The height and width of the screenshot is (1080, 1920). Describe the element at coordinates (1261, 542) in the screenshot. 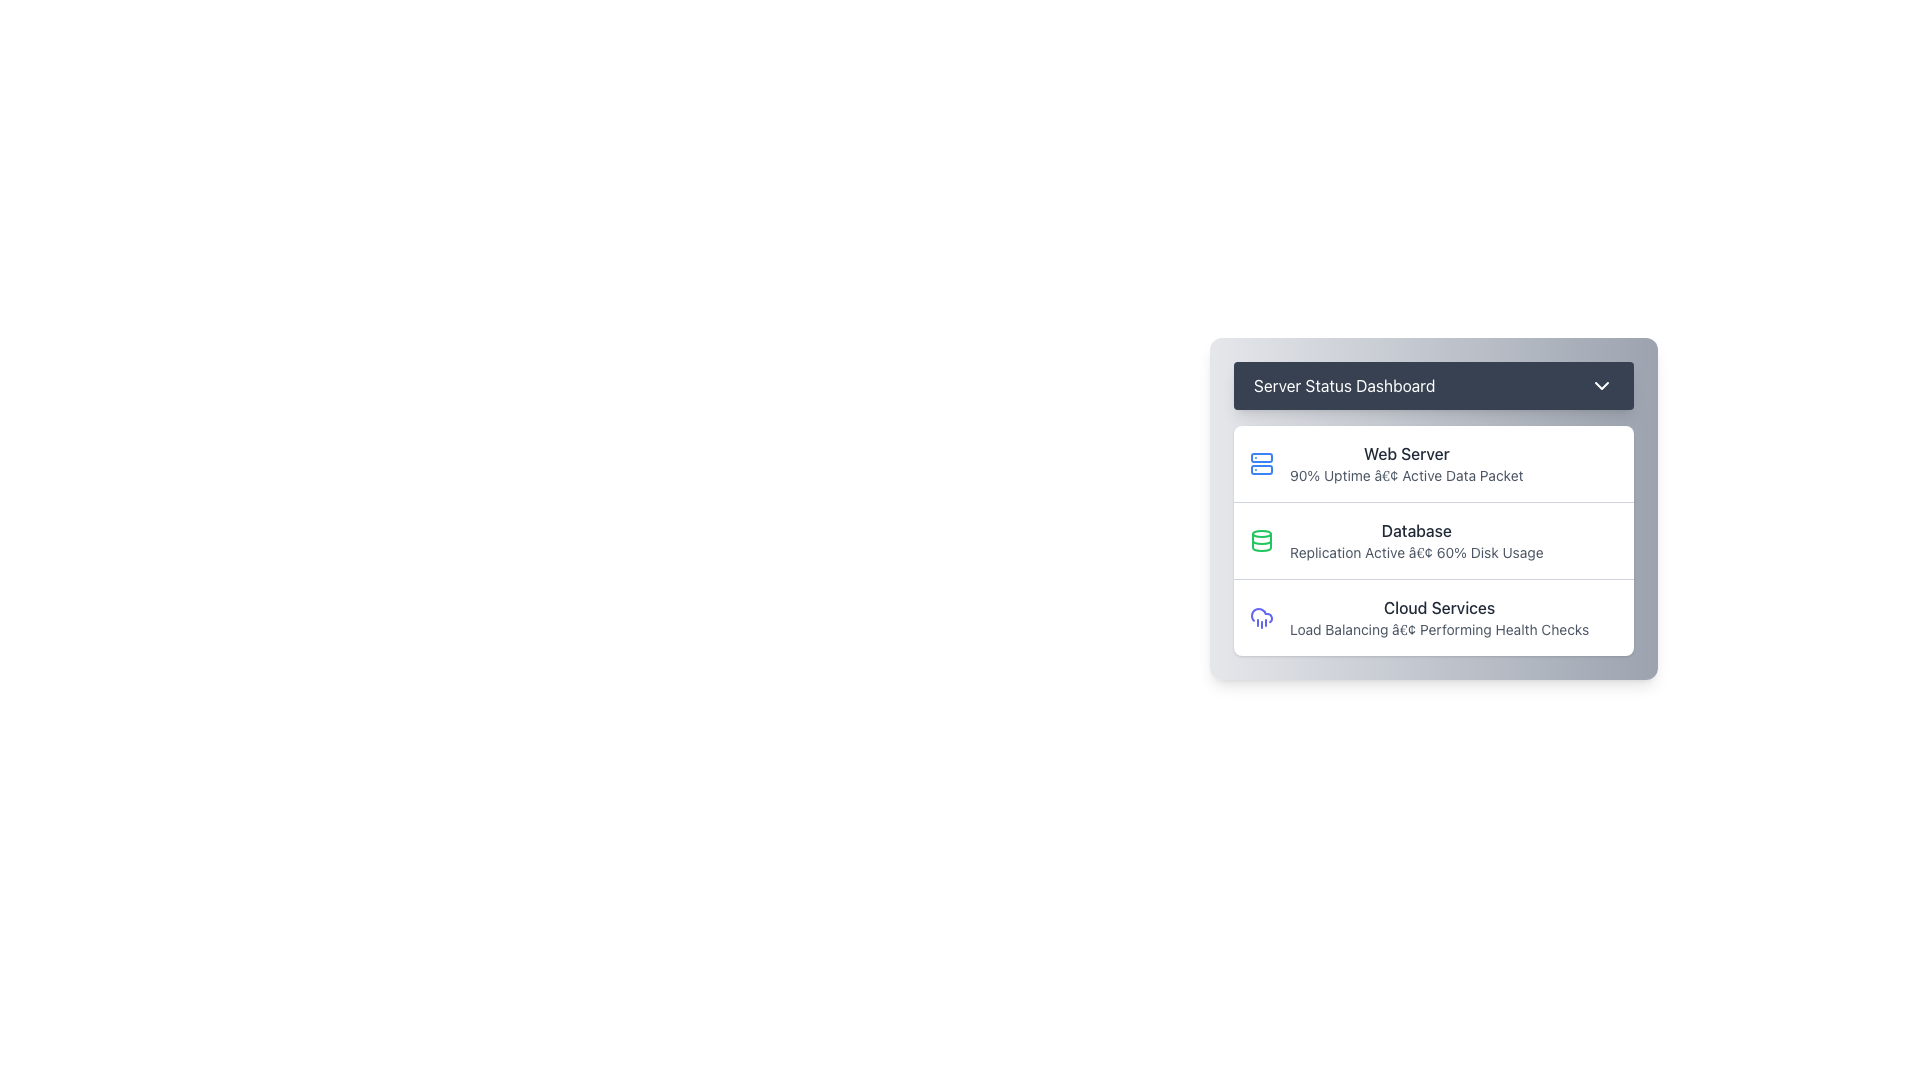

I see `the central cylindrical section of the database icon in the 'Server Status Dashboard' to visually indicate interaction with this graphical UI component` at that location.